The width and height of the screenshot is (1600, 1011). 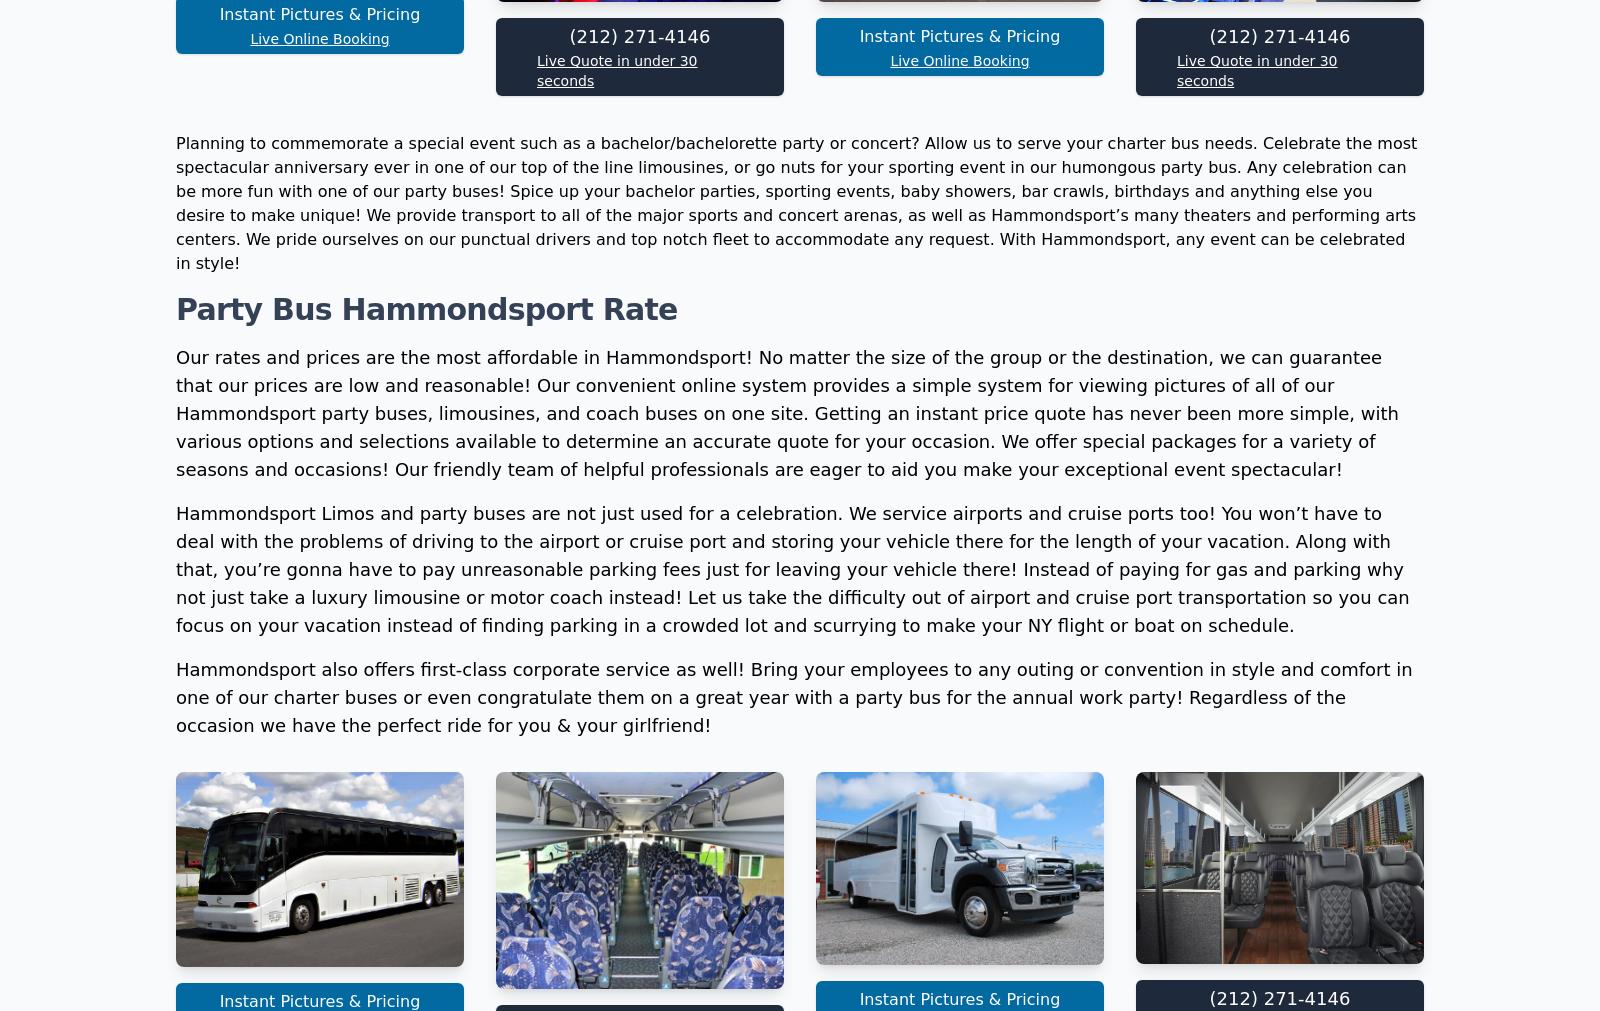 I want to click on 'Party Bus Hammondsport Rate', so click(x=425, y=576).